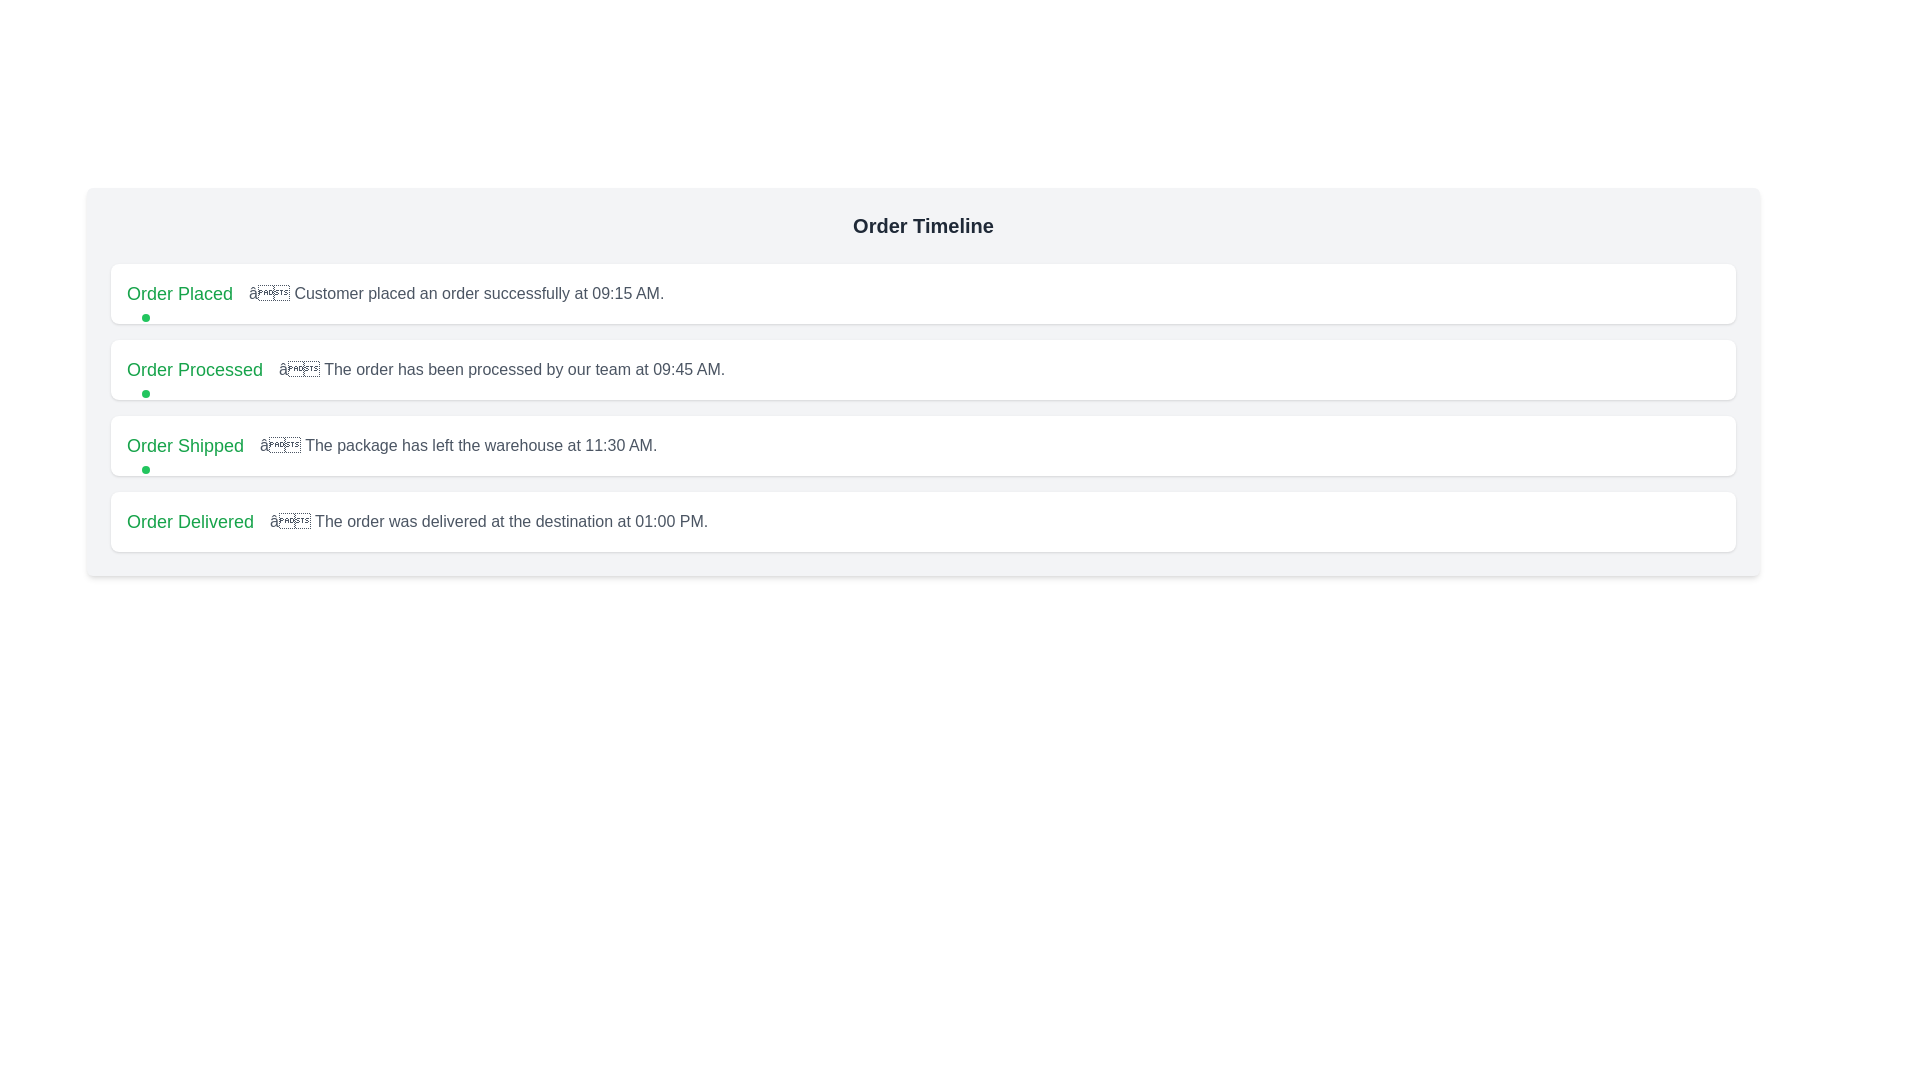  Describe the element at coordinates (502, 370) in the screenshot. I see `the text label displaying '– The order has been processed by our team at 09:45 AM.' which is located below 'Order Placed' and above 'Order Shipped', aligned with 'Order Processed'` at that location.